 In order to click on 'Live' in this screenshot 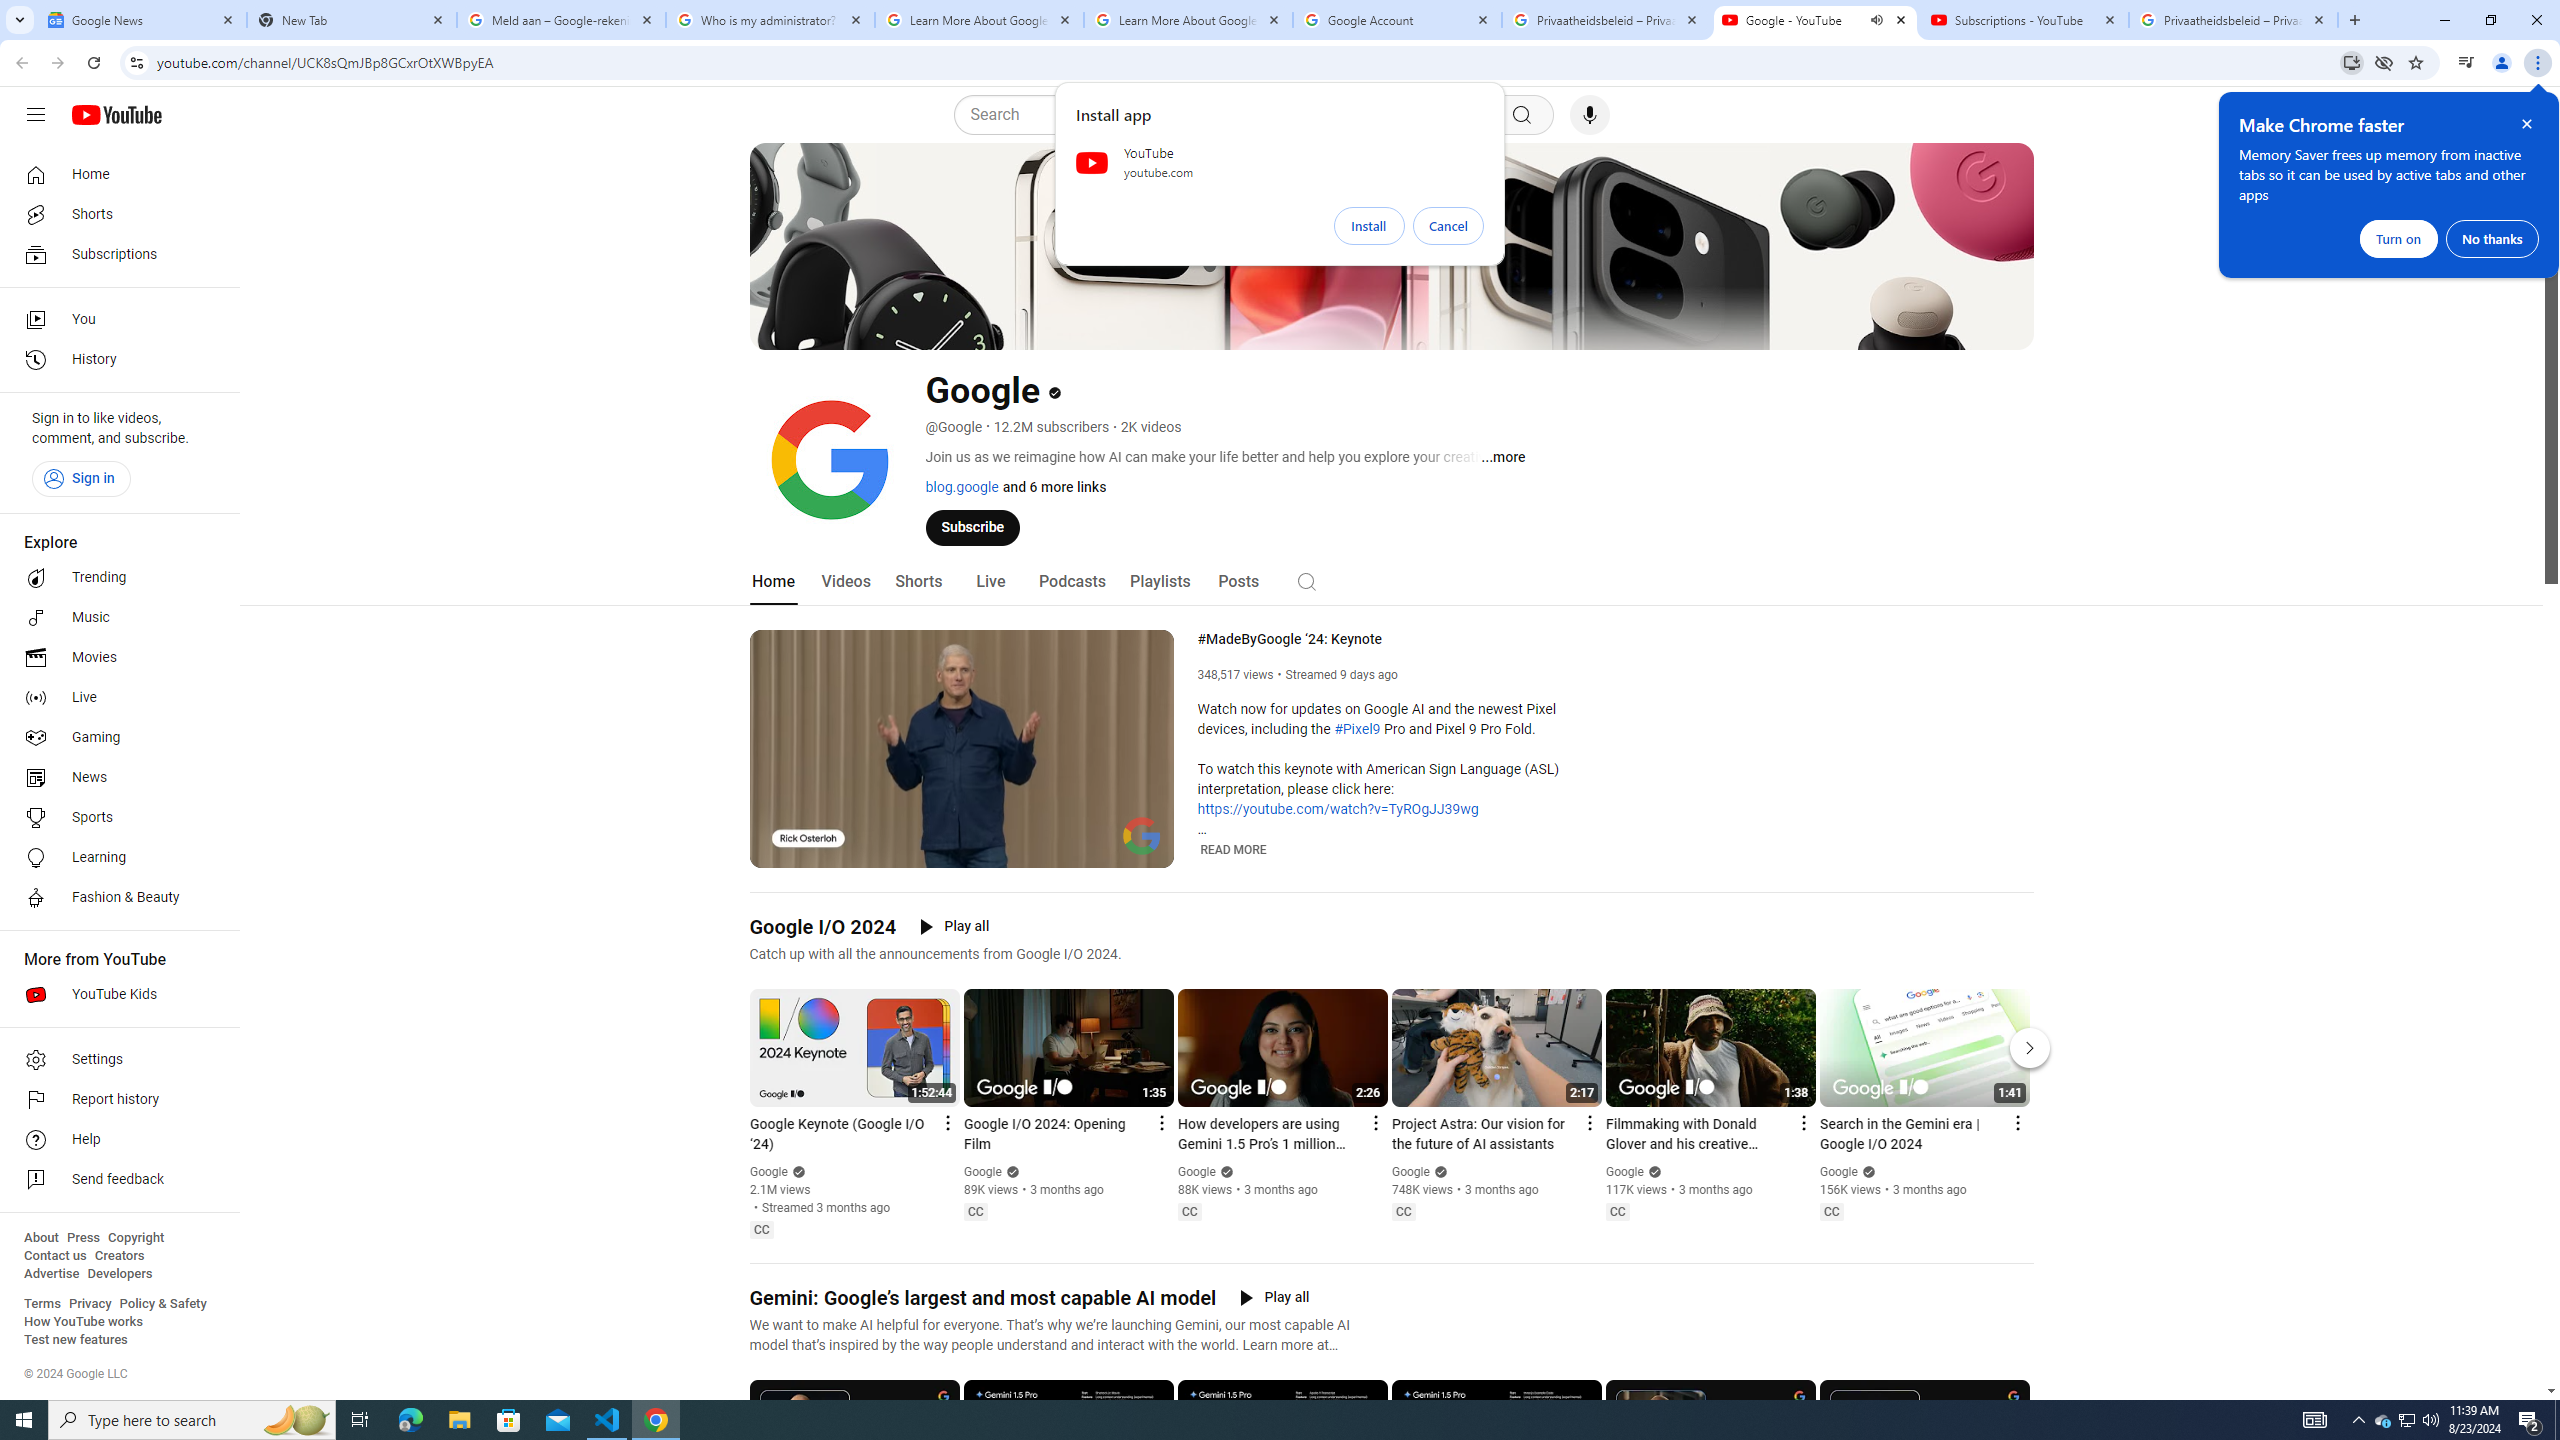, I will do `click(988, 581)`.